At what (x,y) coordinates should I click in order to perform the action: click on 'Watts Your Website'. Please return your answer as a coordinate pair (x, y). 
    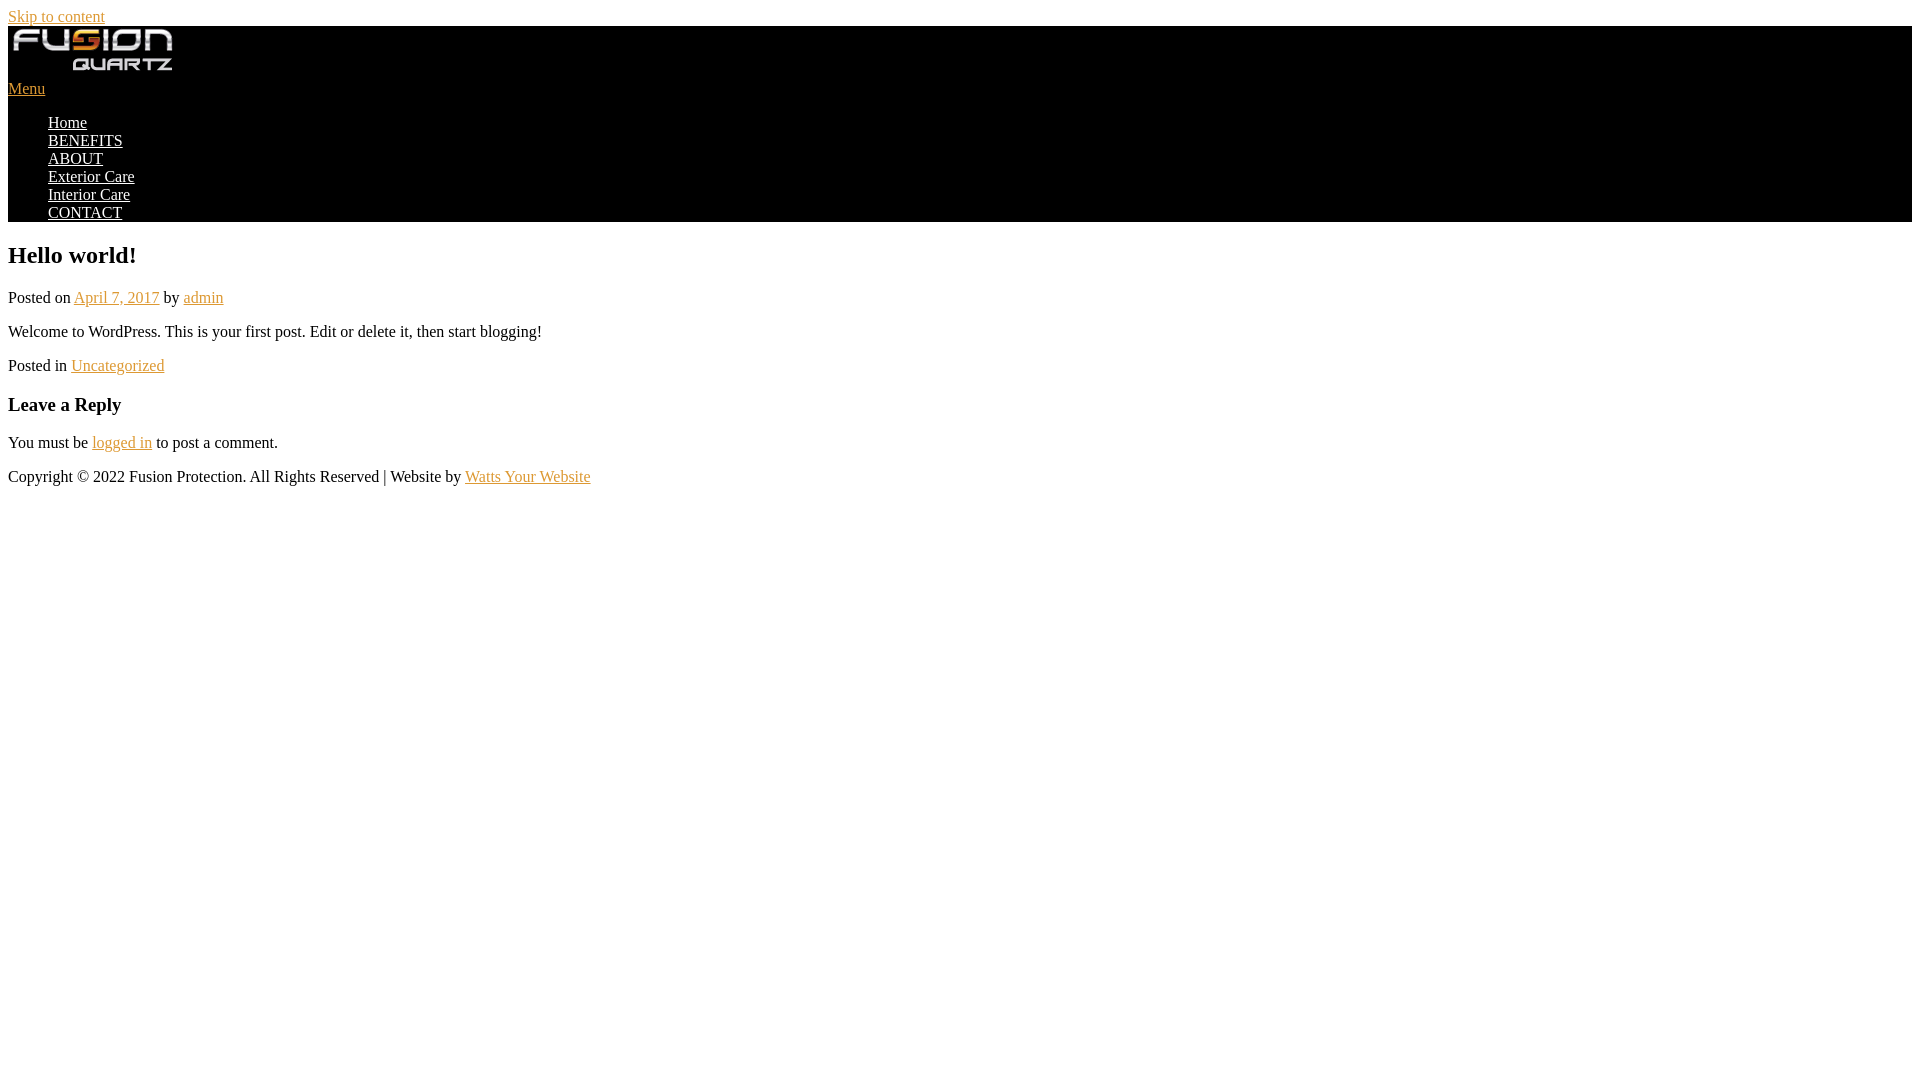
    Looking at the image, I should click on (528, 476).